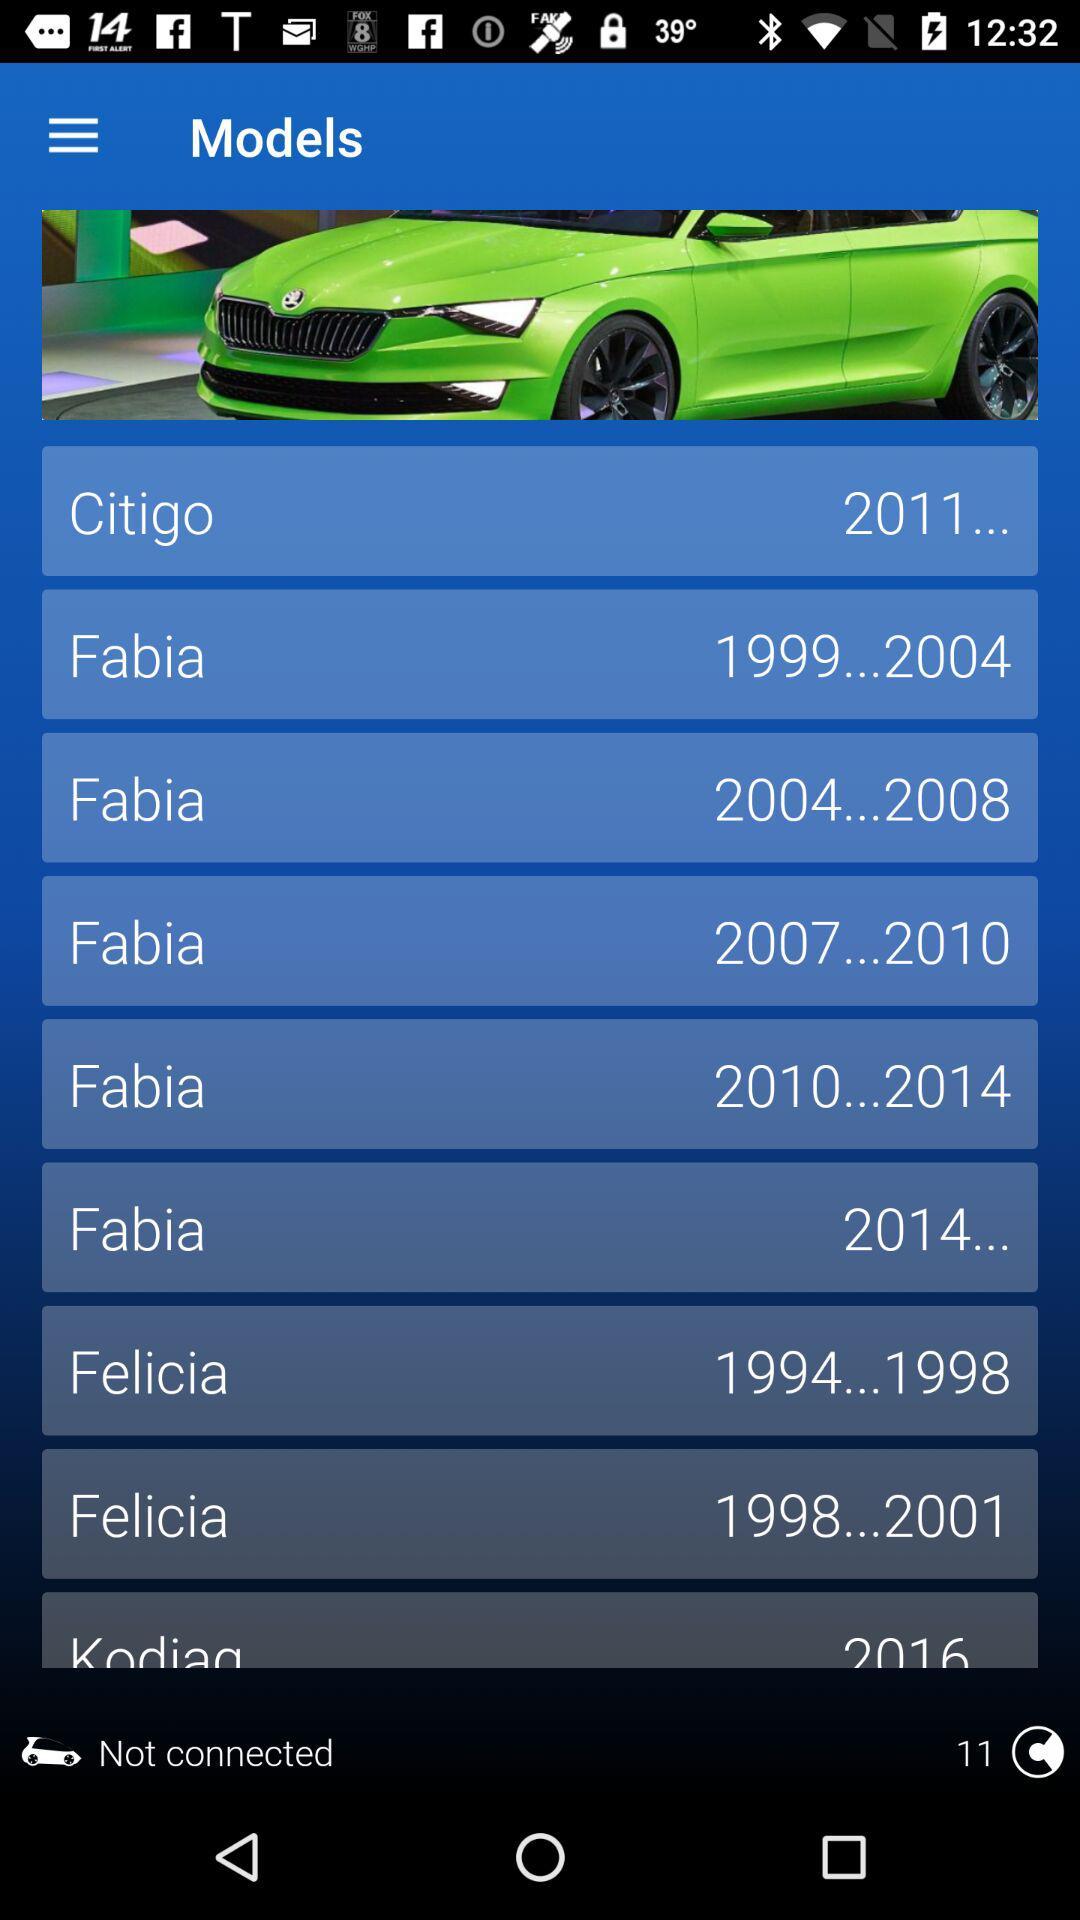 The width and height of the screenshot is (1080, 1920). What do you see at coordinates (926, 511) in the screenshot?
I see `the item at the top right corner` at bounding box center [926, 511].